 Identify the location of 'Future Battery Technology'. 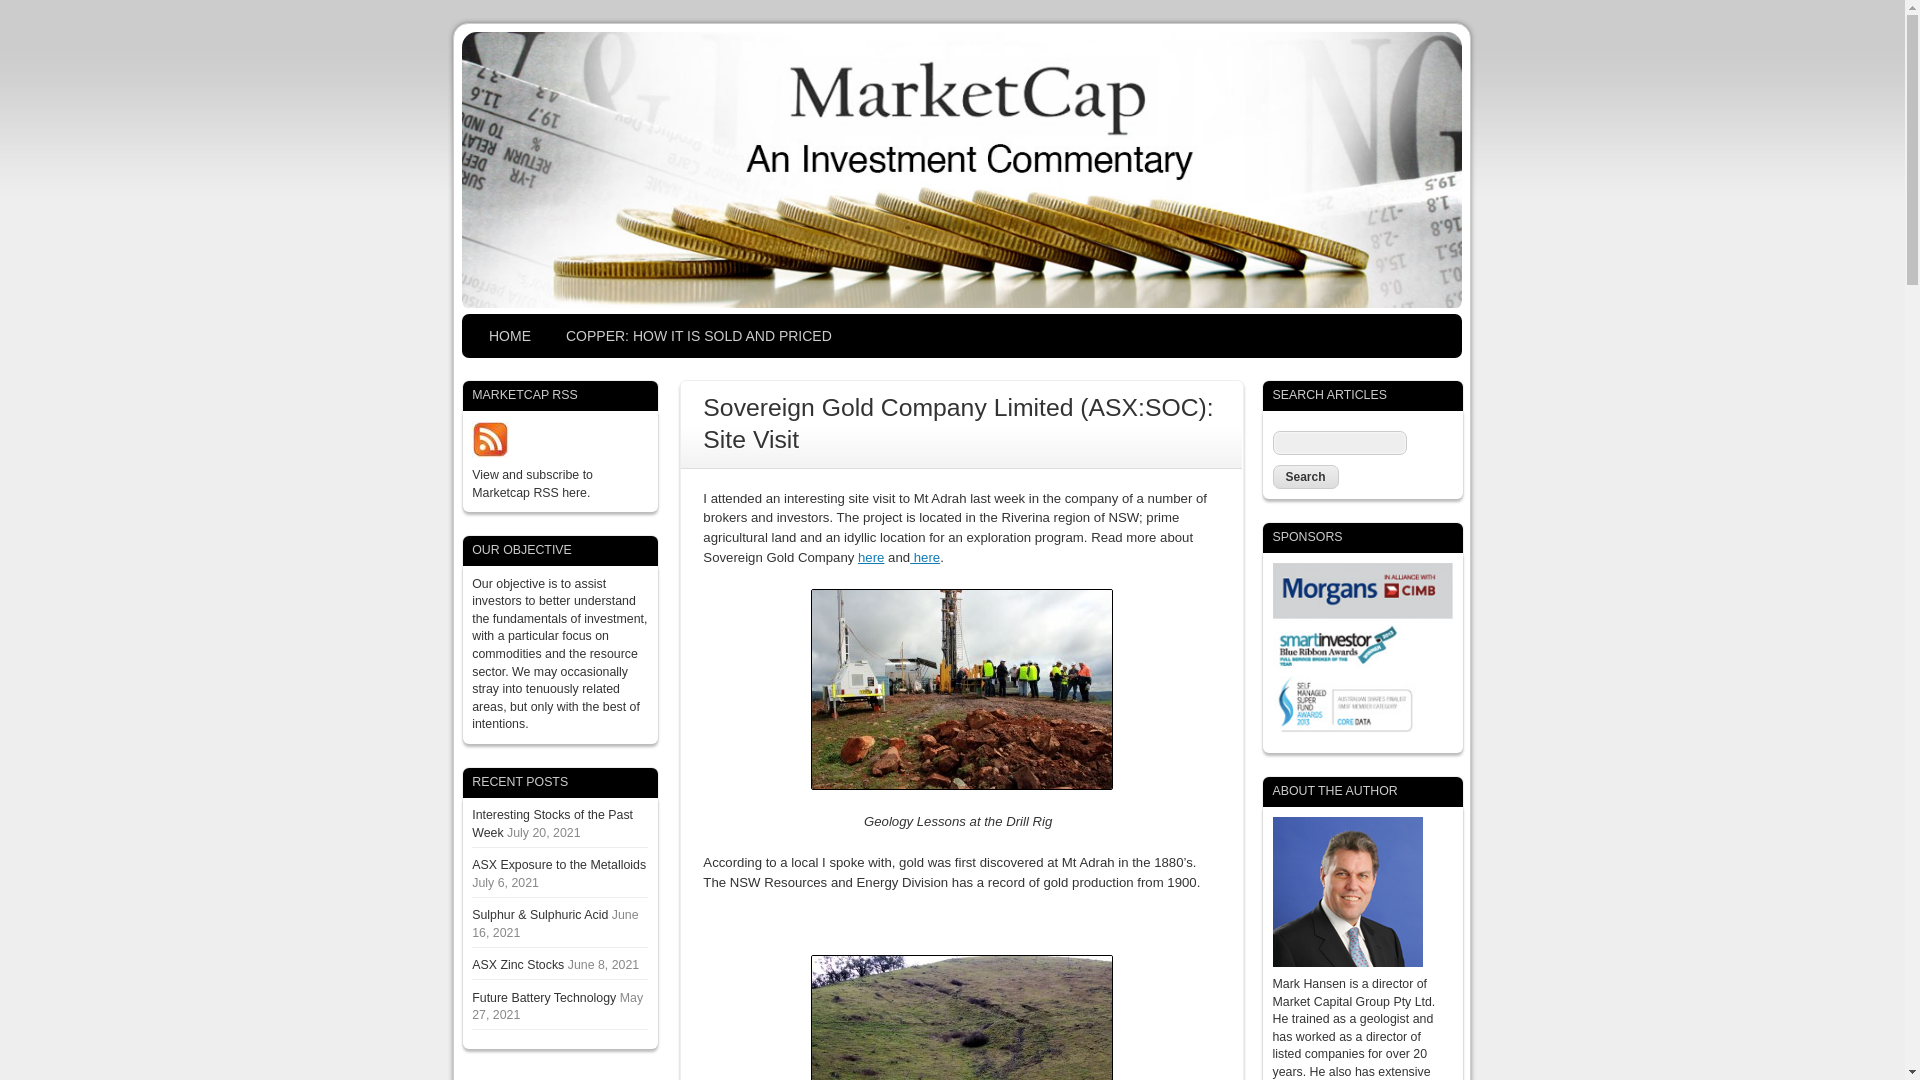
(543, 998).